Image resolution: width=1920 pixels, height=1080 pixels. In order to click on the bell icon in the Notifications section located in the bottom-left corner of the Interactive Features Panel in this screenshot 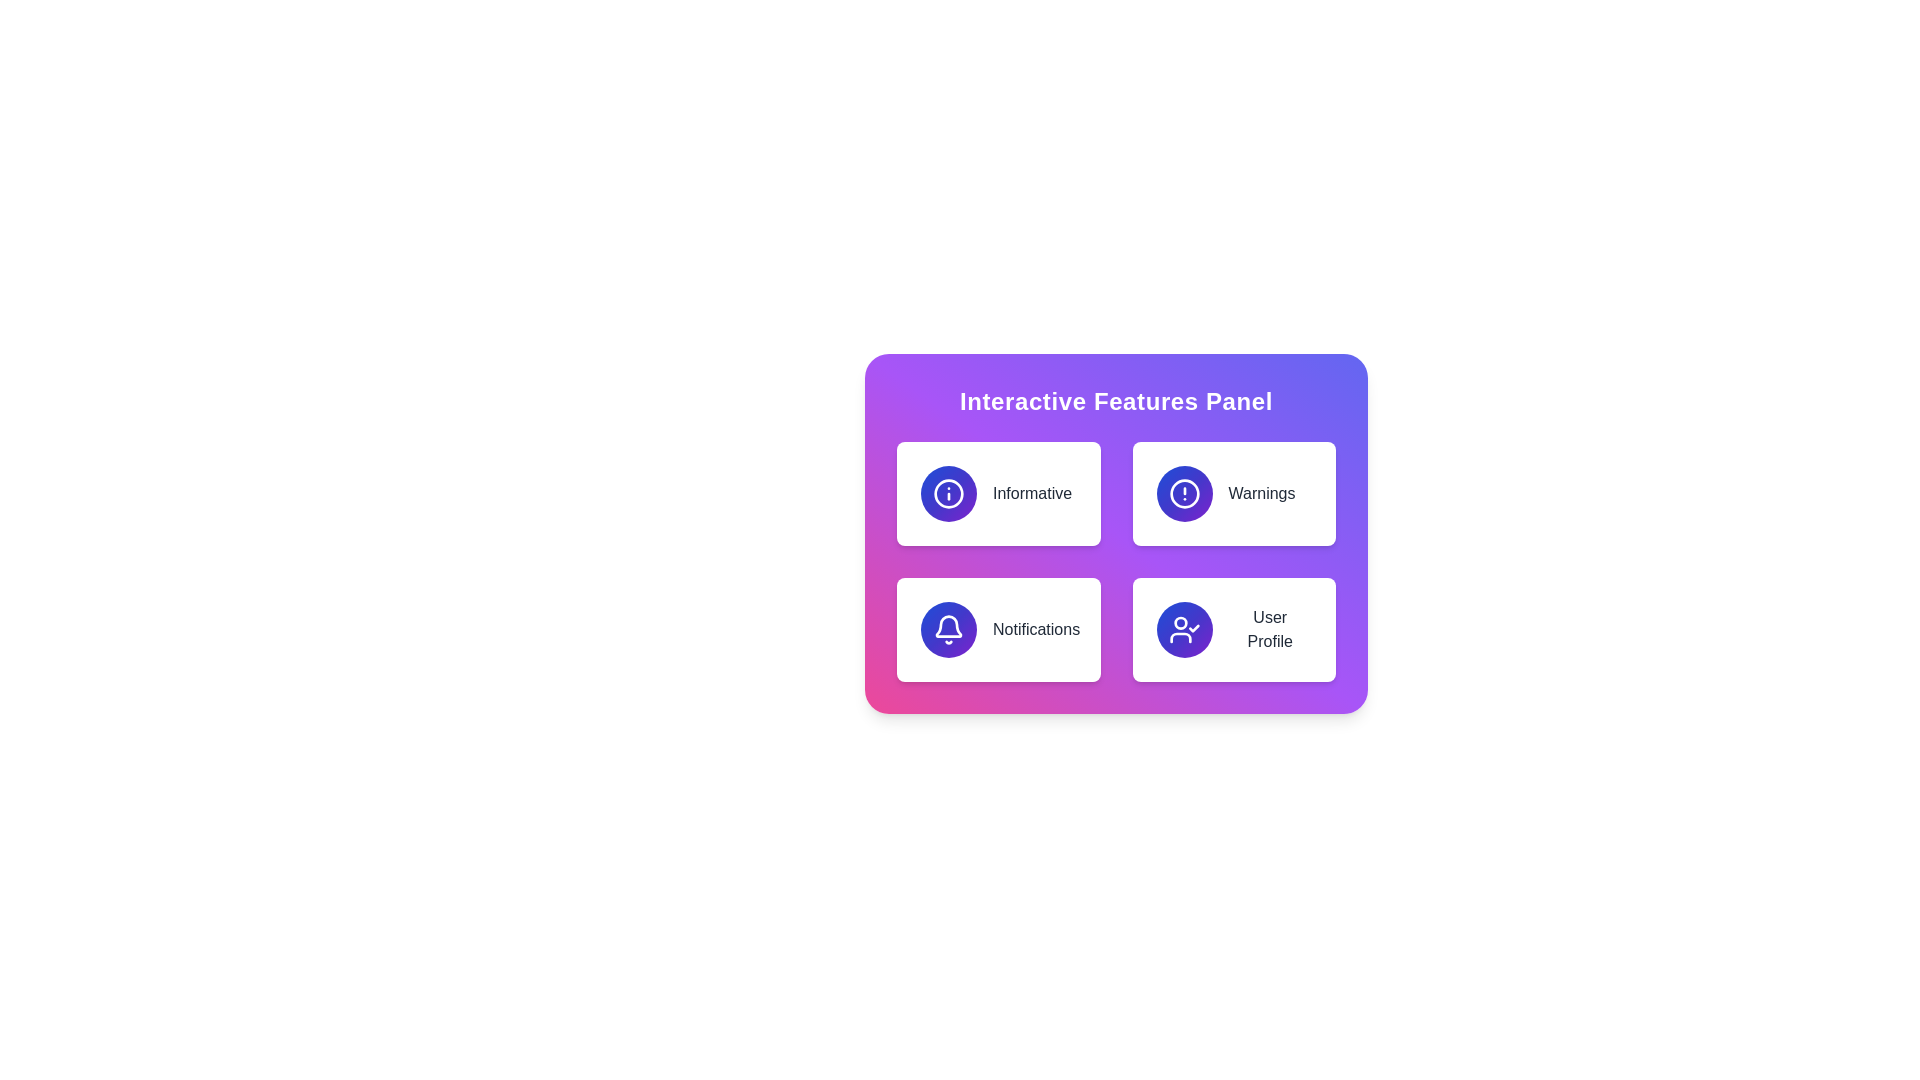, I will do `click(948, 625)`.